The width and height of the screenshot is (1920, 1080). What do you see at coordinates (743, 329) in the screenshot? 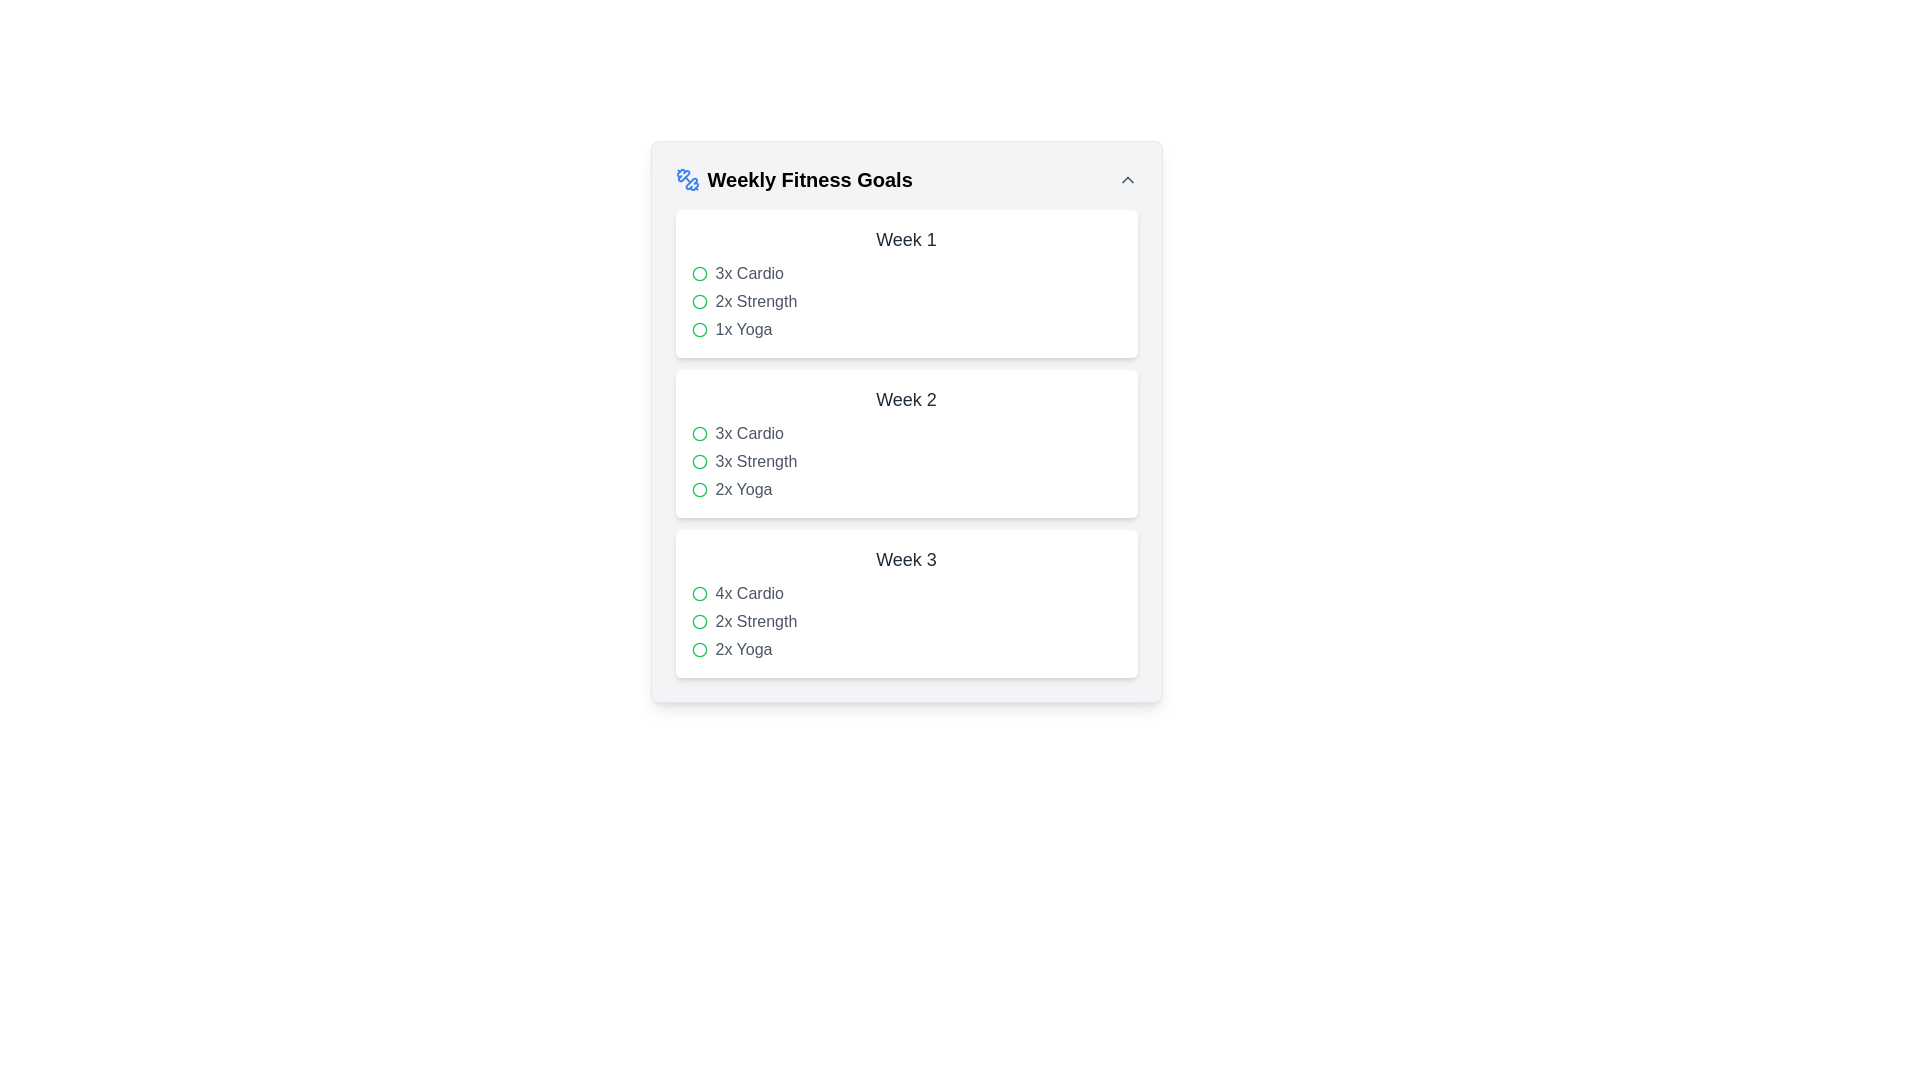
I see `the text label displaying the weekly goal for 'Yoga' with 1 session planned, located under 'Week 1' as the third list item in the first card of weekly goals` at bounding box center [743, 329].